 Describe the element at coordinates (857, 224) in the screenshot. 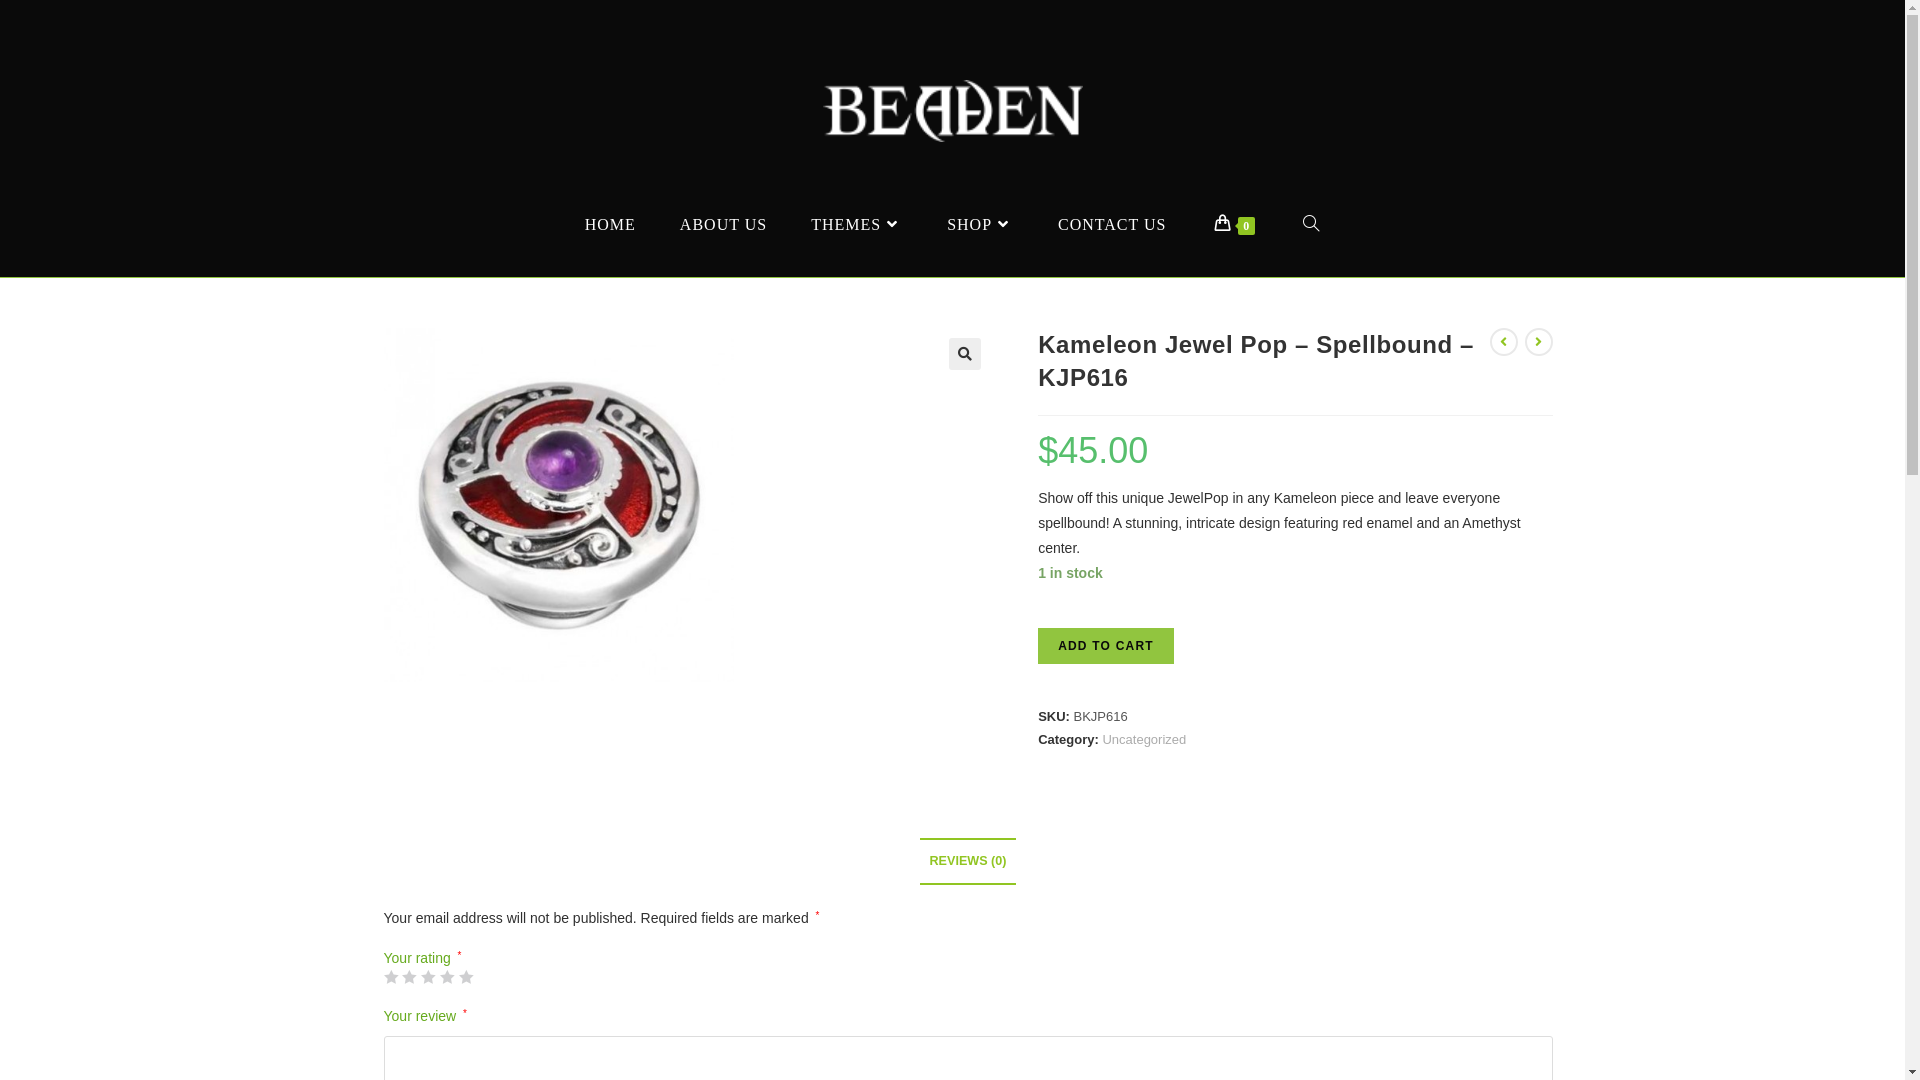

I see `'THEMES'` at that location.